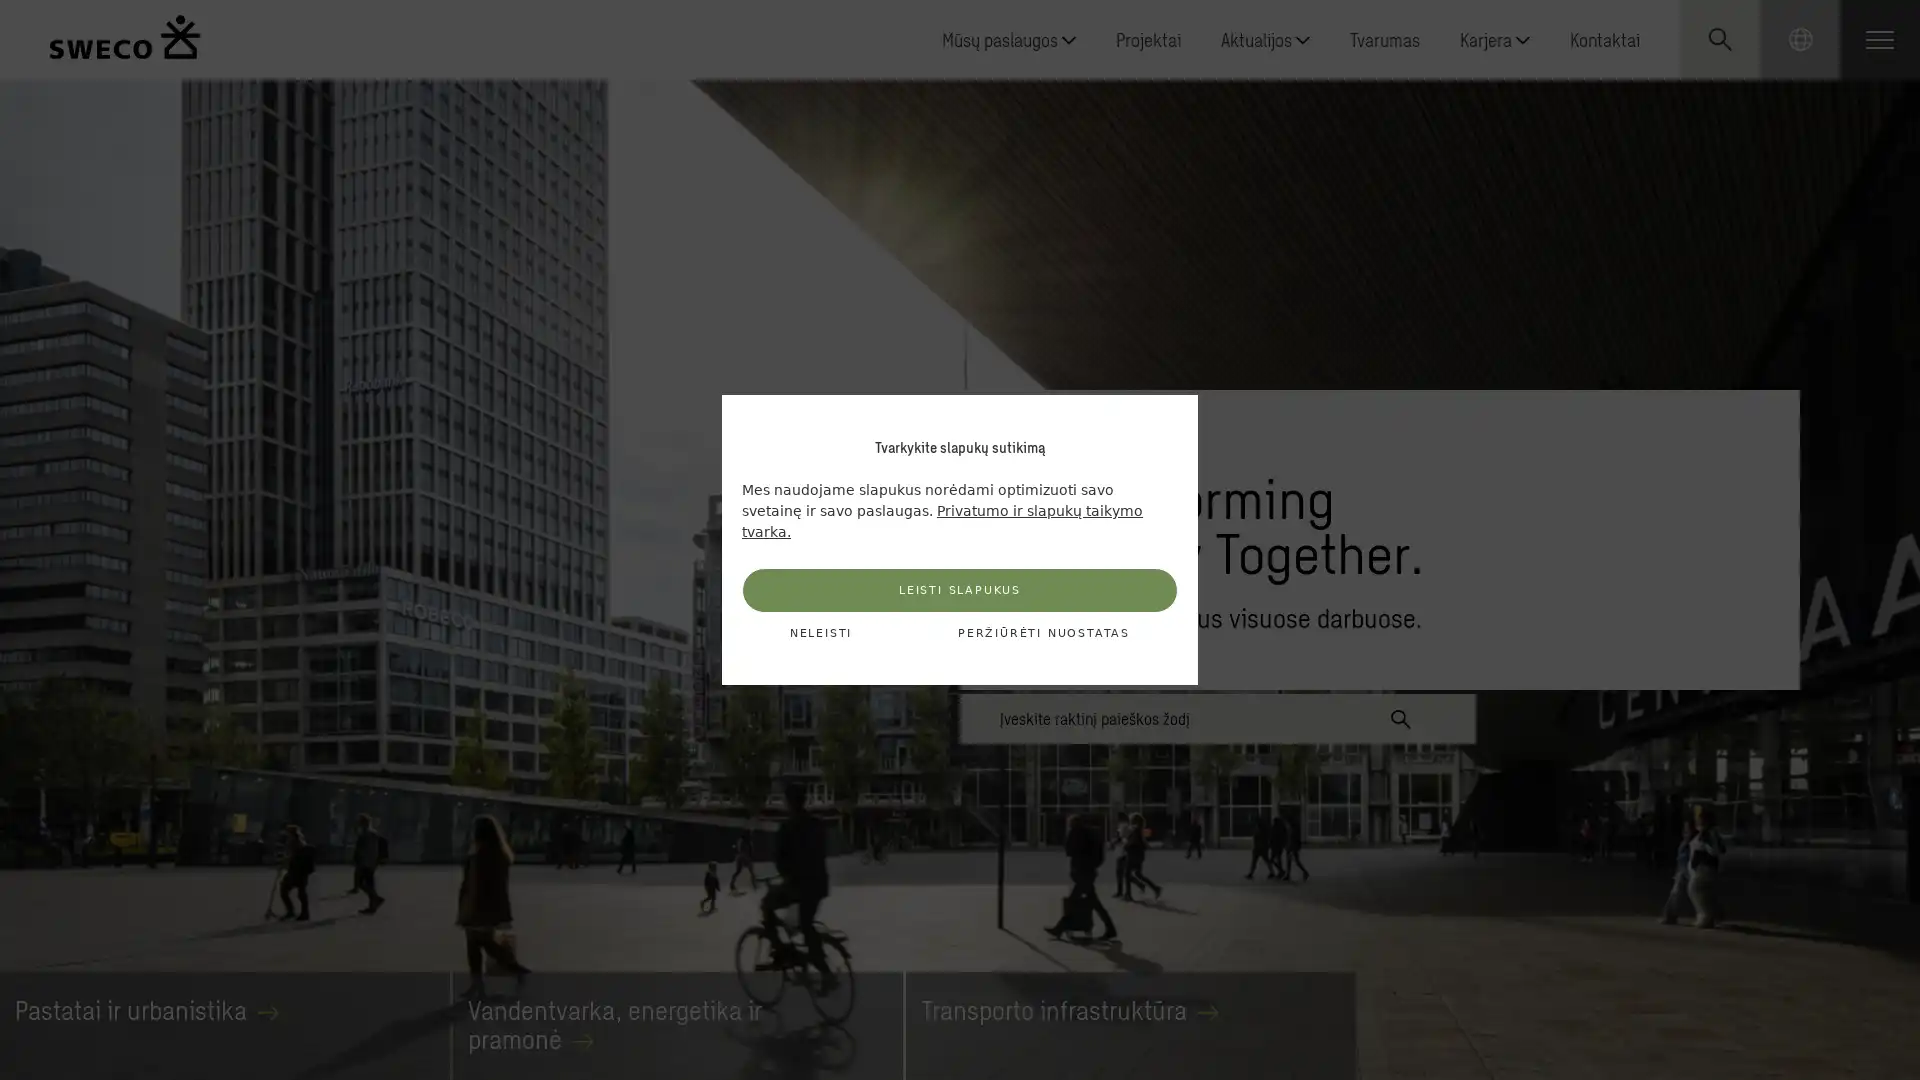  What do you see at coordinates (1400, 716) in the screenshot?
I see `Submit search` at bounding box center [1400, 716].